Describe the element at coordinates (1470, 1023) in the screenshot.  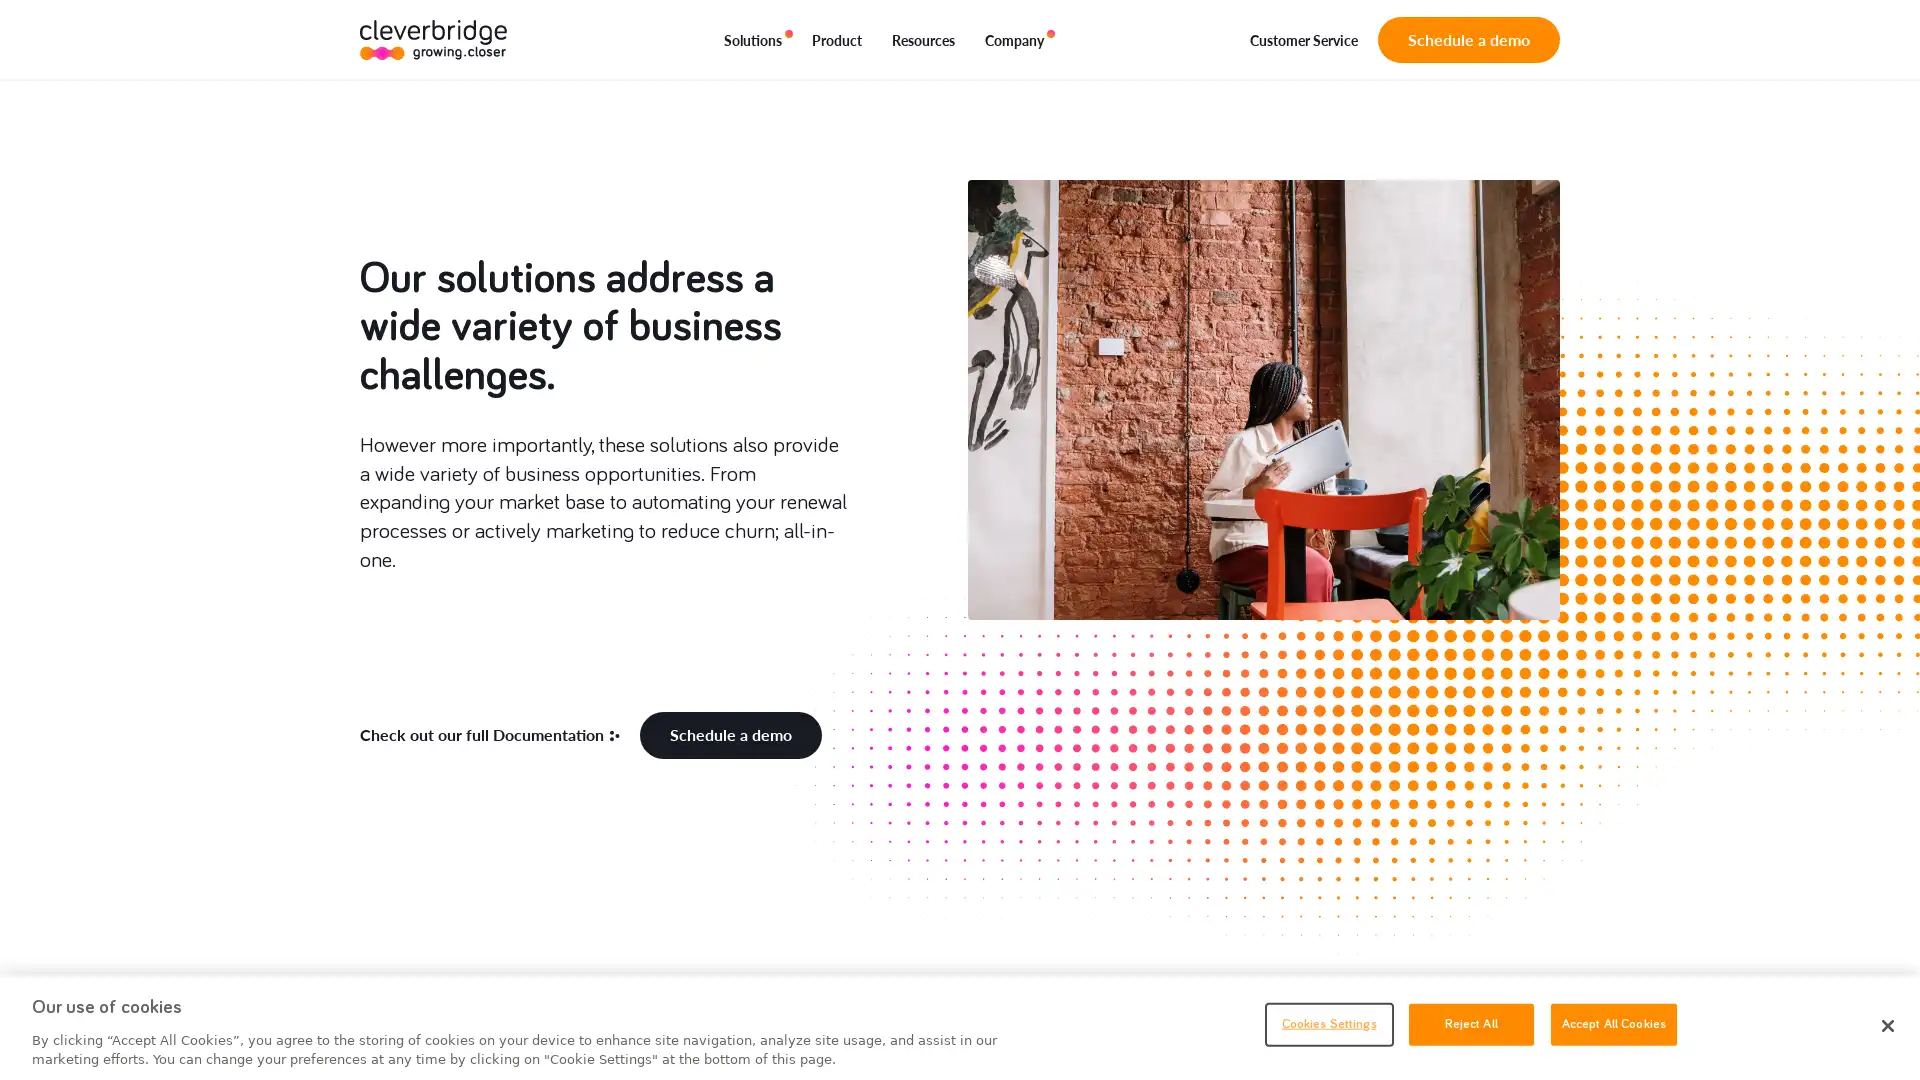
I see `Reject All` at that location.